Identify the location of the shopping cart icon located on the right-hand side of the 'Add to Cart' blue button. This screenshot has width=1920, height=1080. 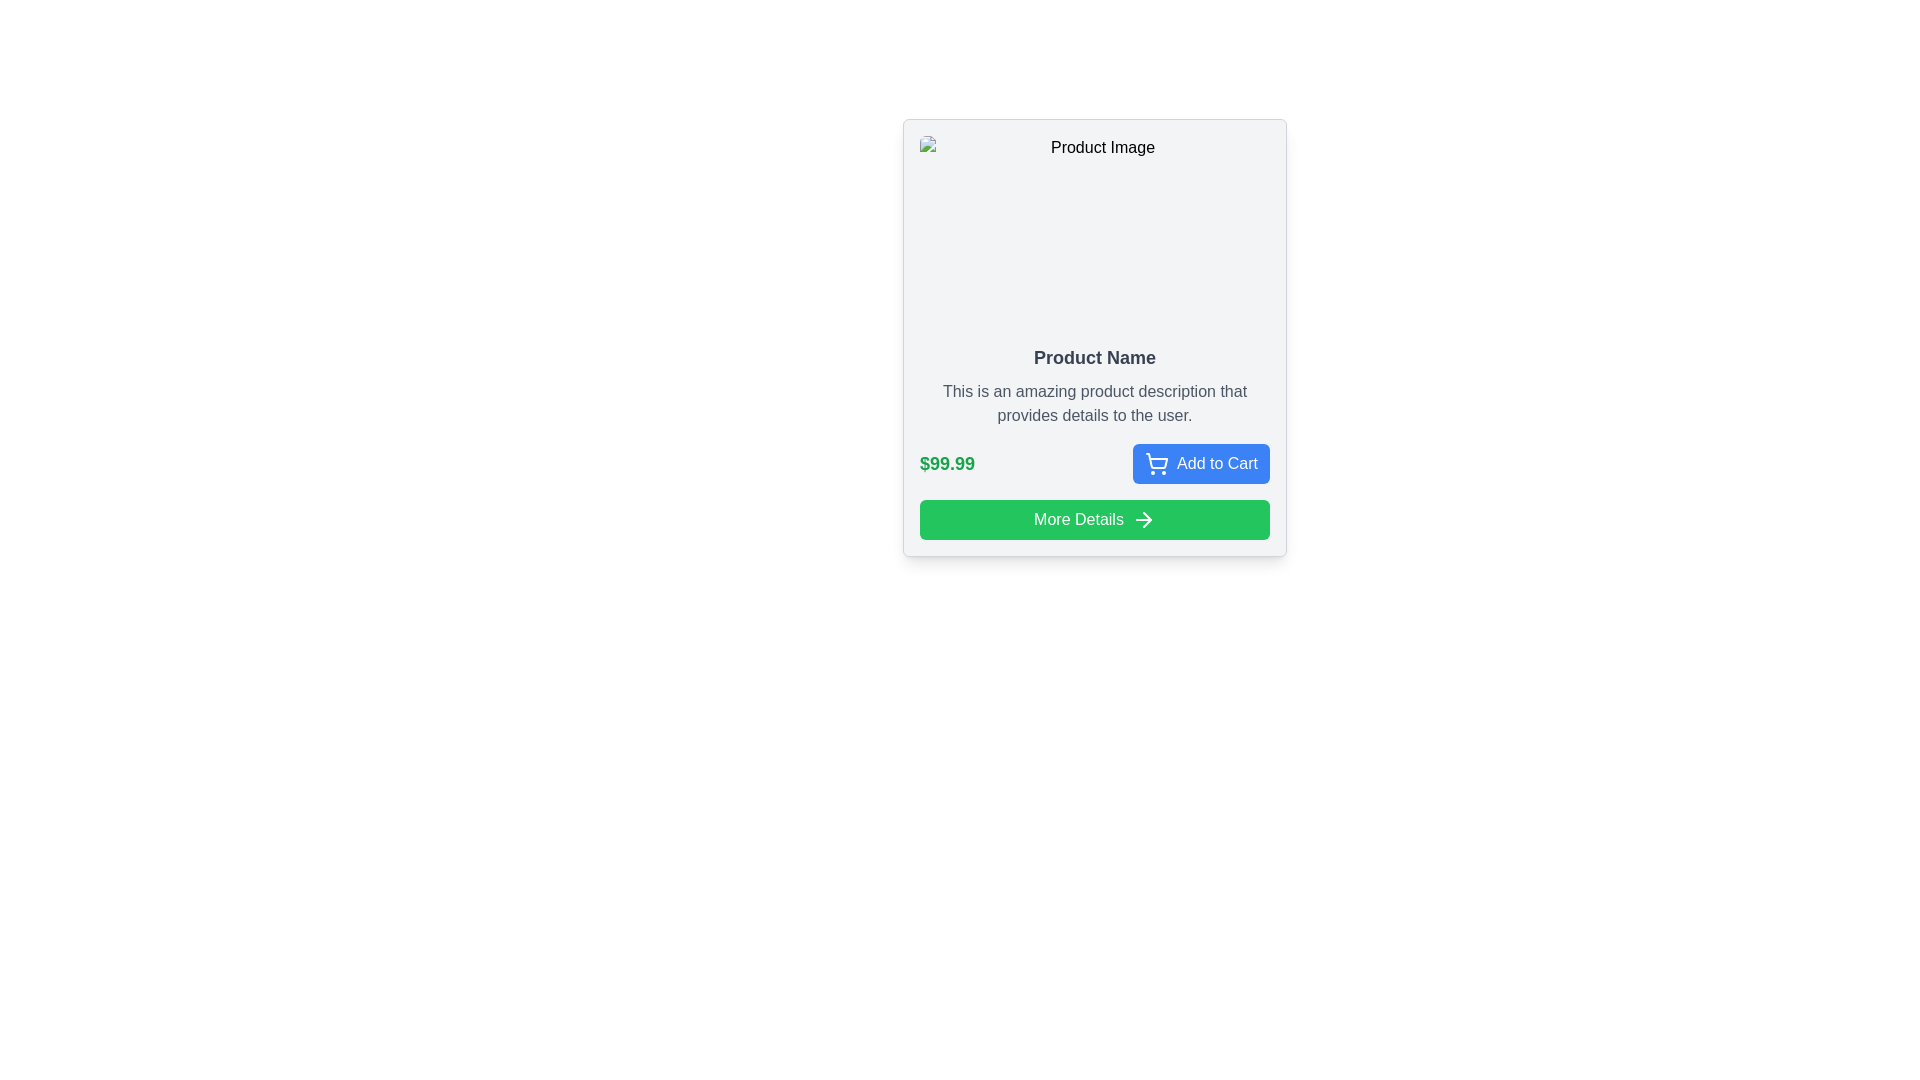
(1156, 463).